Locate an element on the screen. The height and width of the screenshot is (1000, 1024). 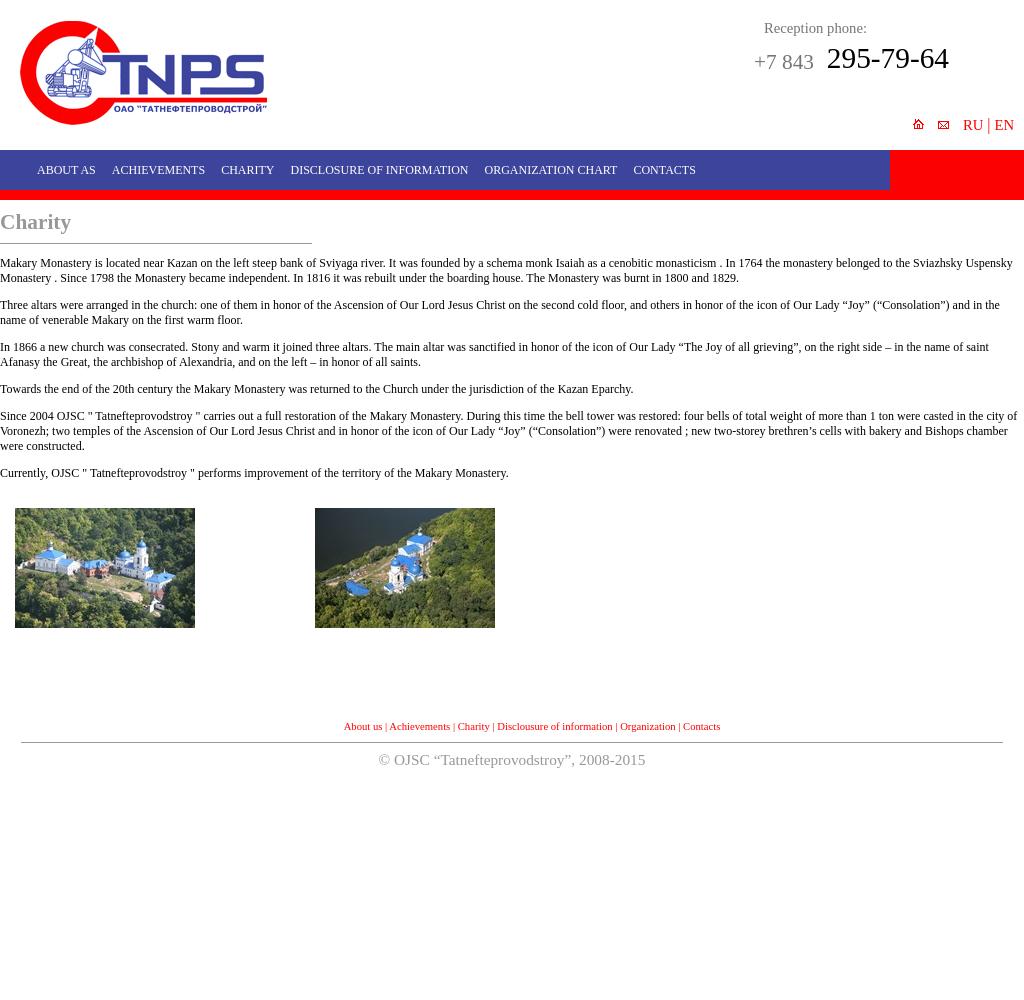
'ACHIEVEMENTS' is located at coordinates (111, 170).